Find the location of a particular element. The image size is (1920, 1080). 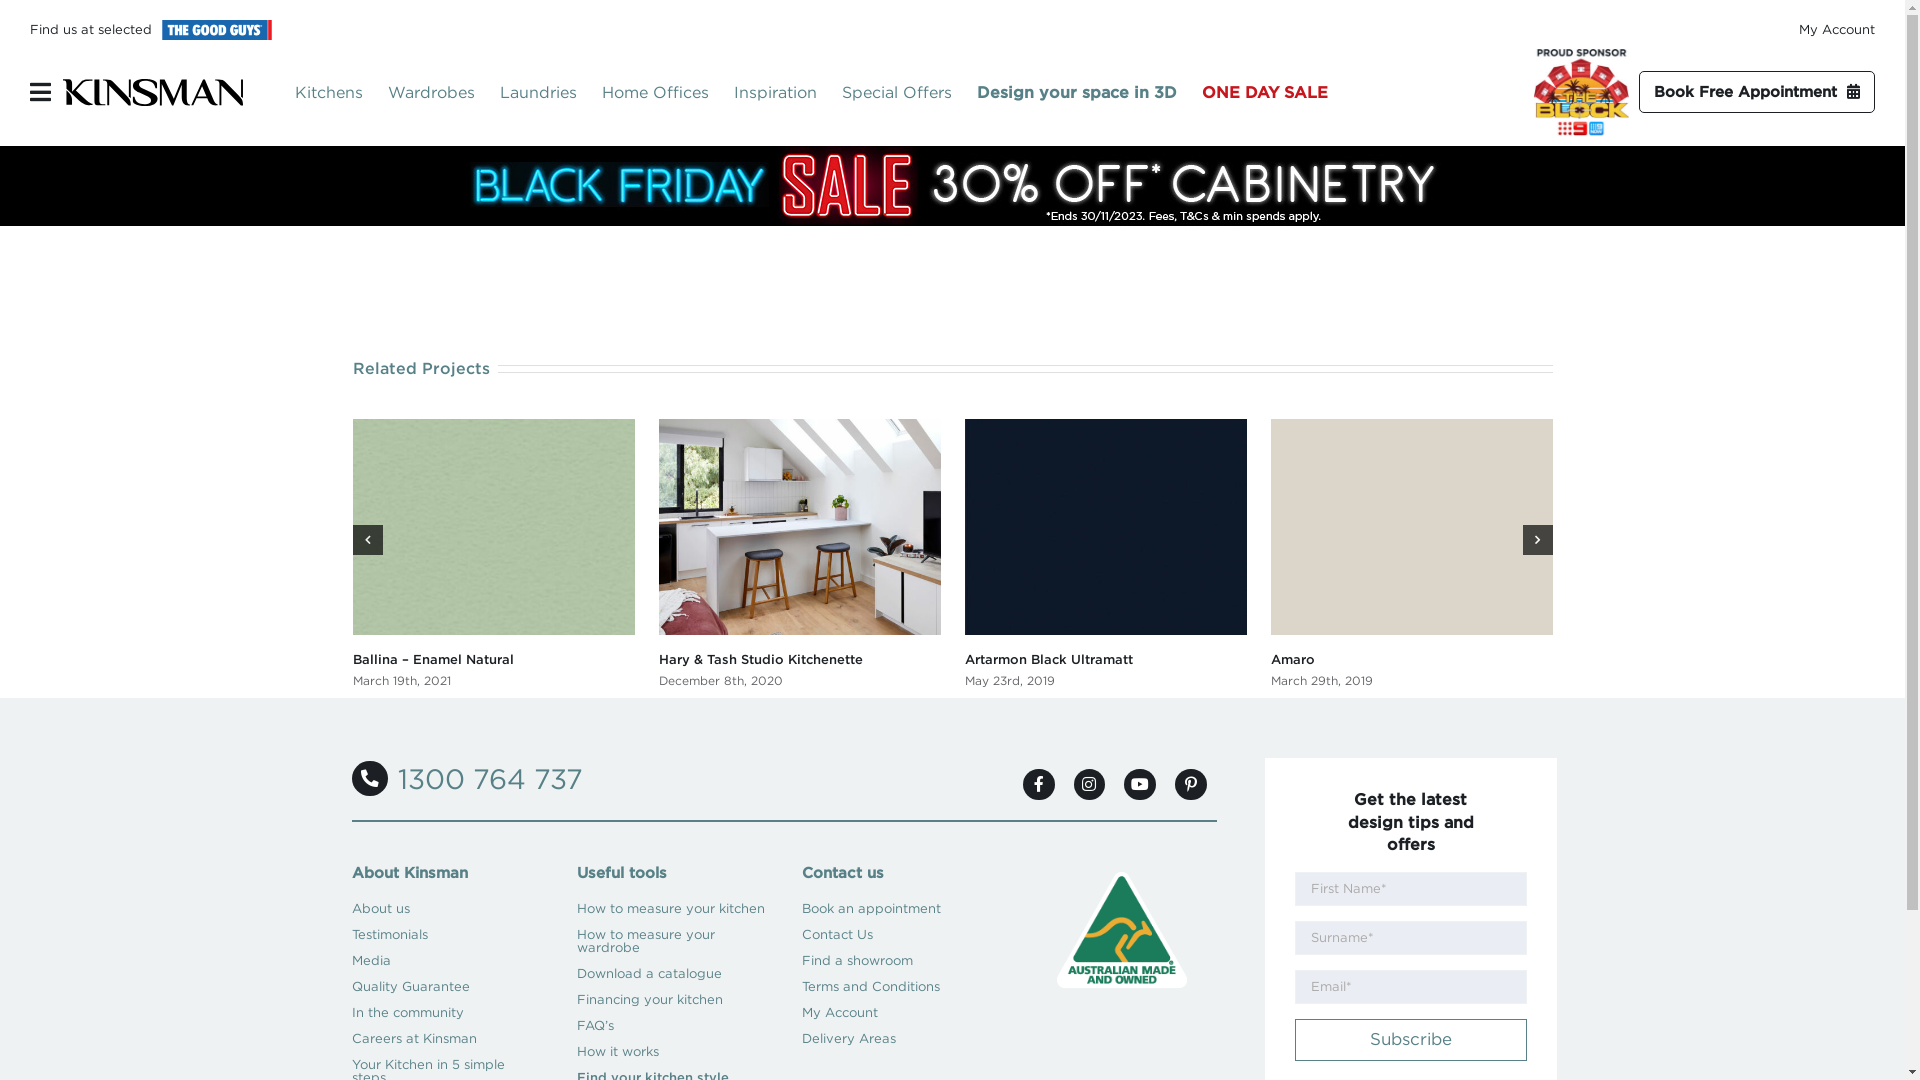

'Download a catalogue' is located at coordinates (671, 973).